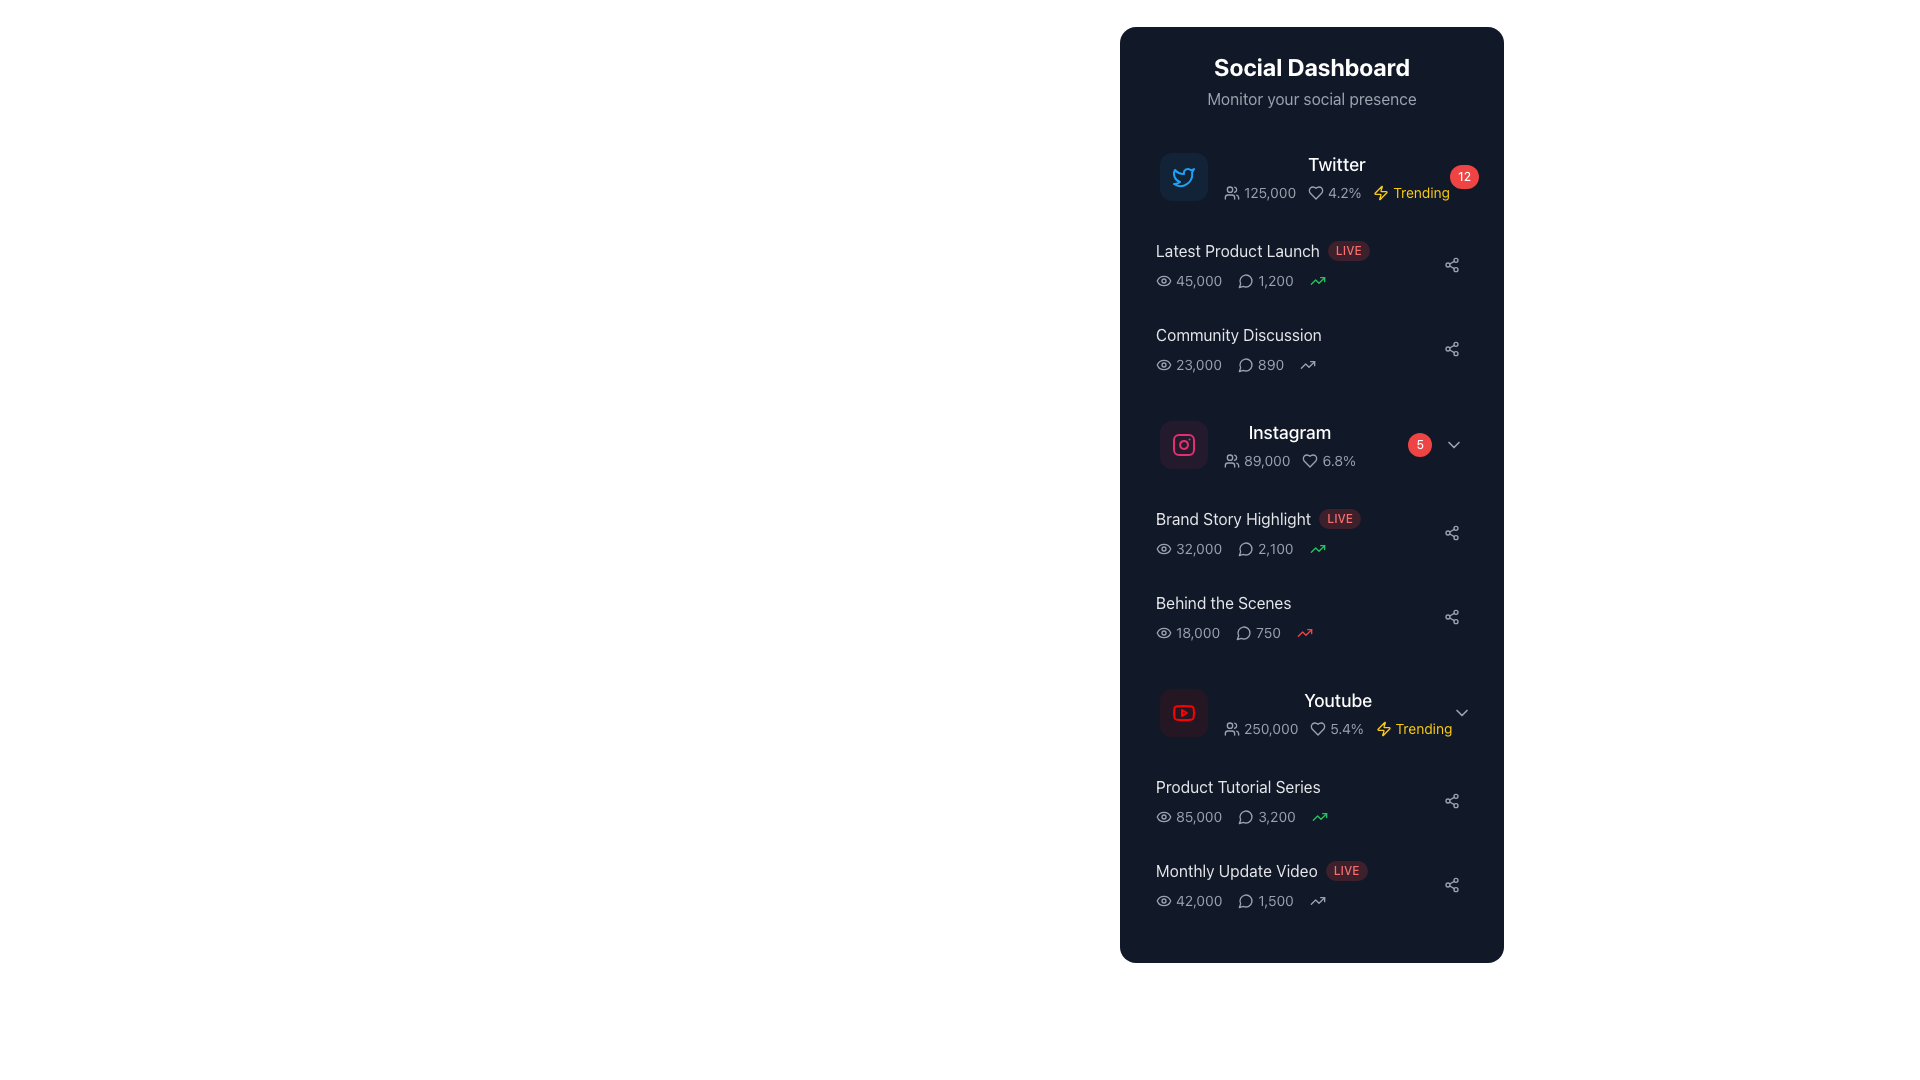 The image size is (1920, 1080). Describe the element at coordinates (1334, 192) in the screenshot. I see `the static text displaying the percentage value related to the Twitter account metrics, which is positioned to the right of the heart icon in the dashboard` at that location.